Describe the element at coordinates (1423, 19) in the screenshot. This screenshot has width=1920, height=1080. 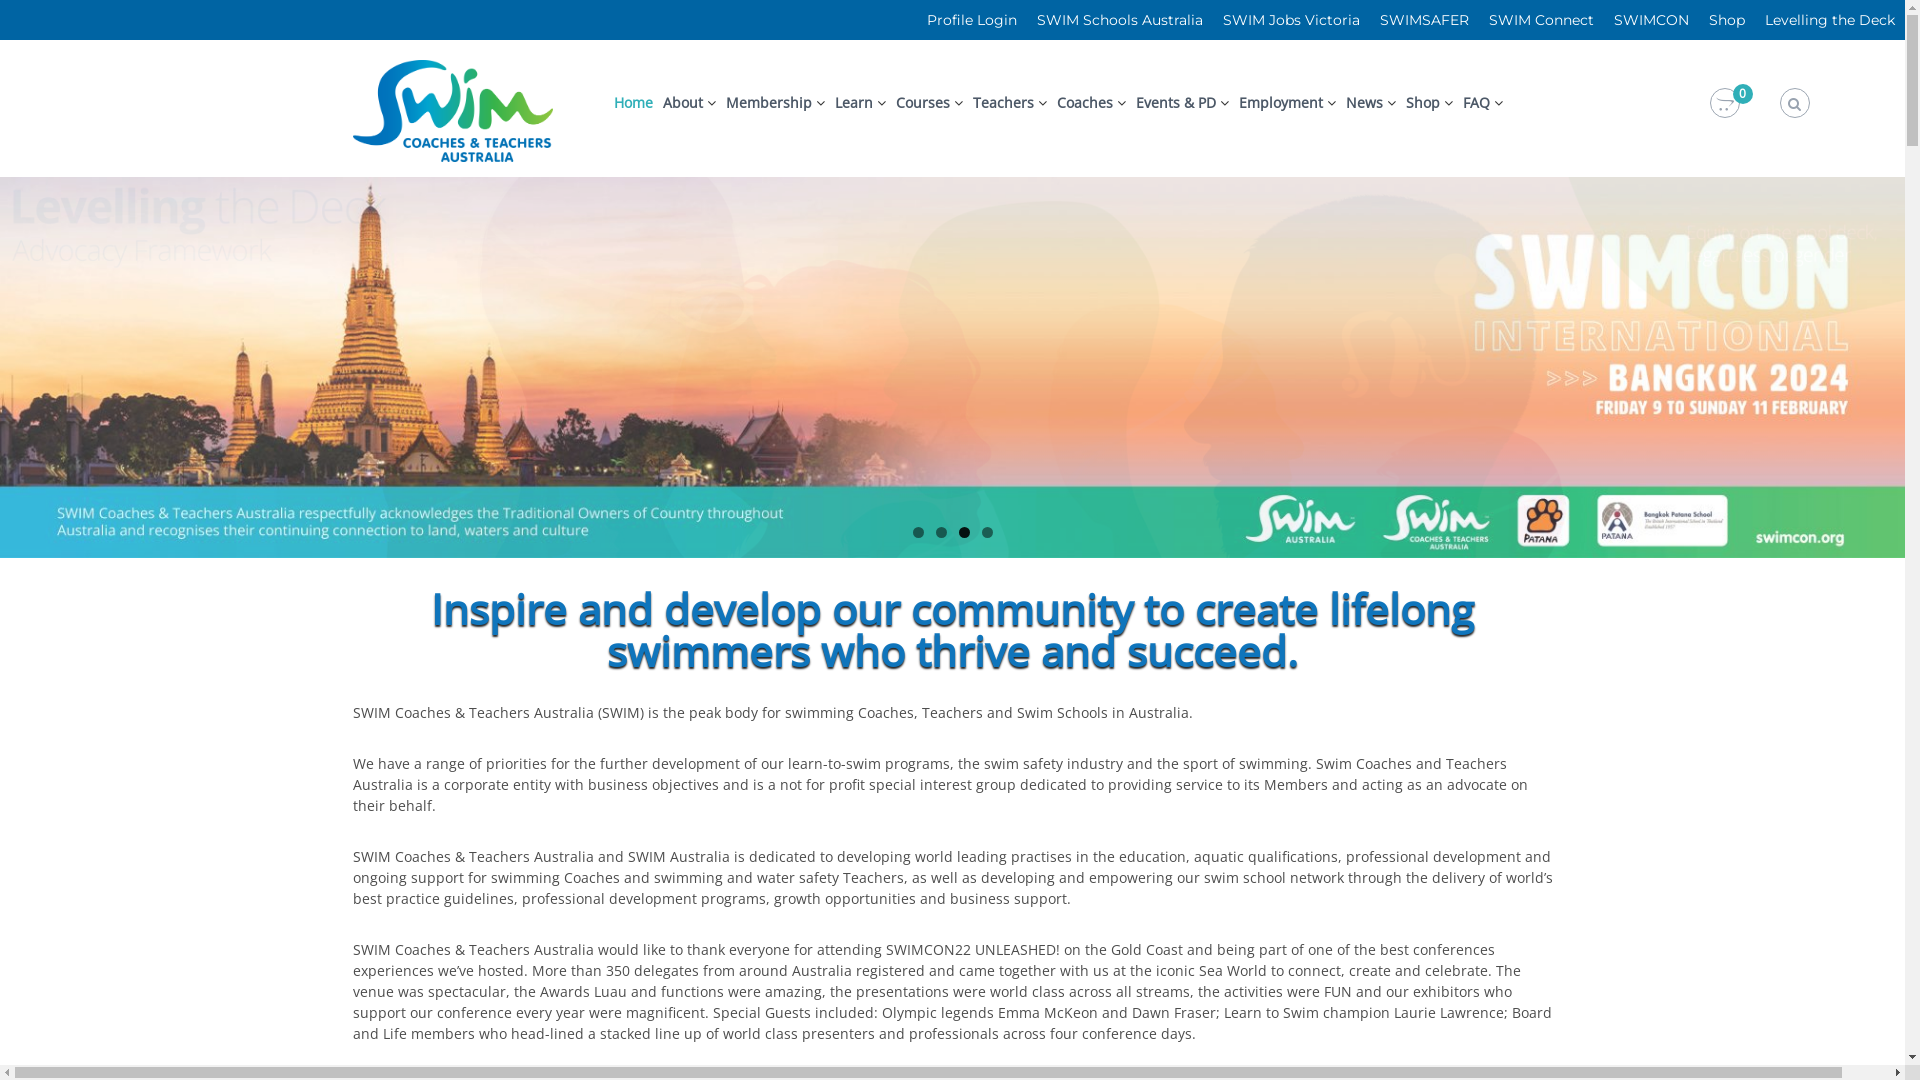
I see `'SWIMSAFER'` at that location.